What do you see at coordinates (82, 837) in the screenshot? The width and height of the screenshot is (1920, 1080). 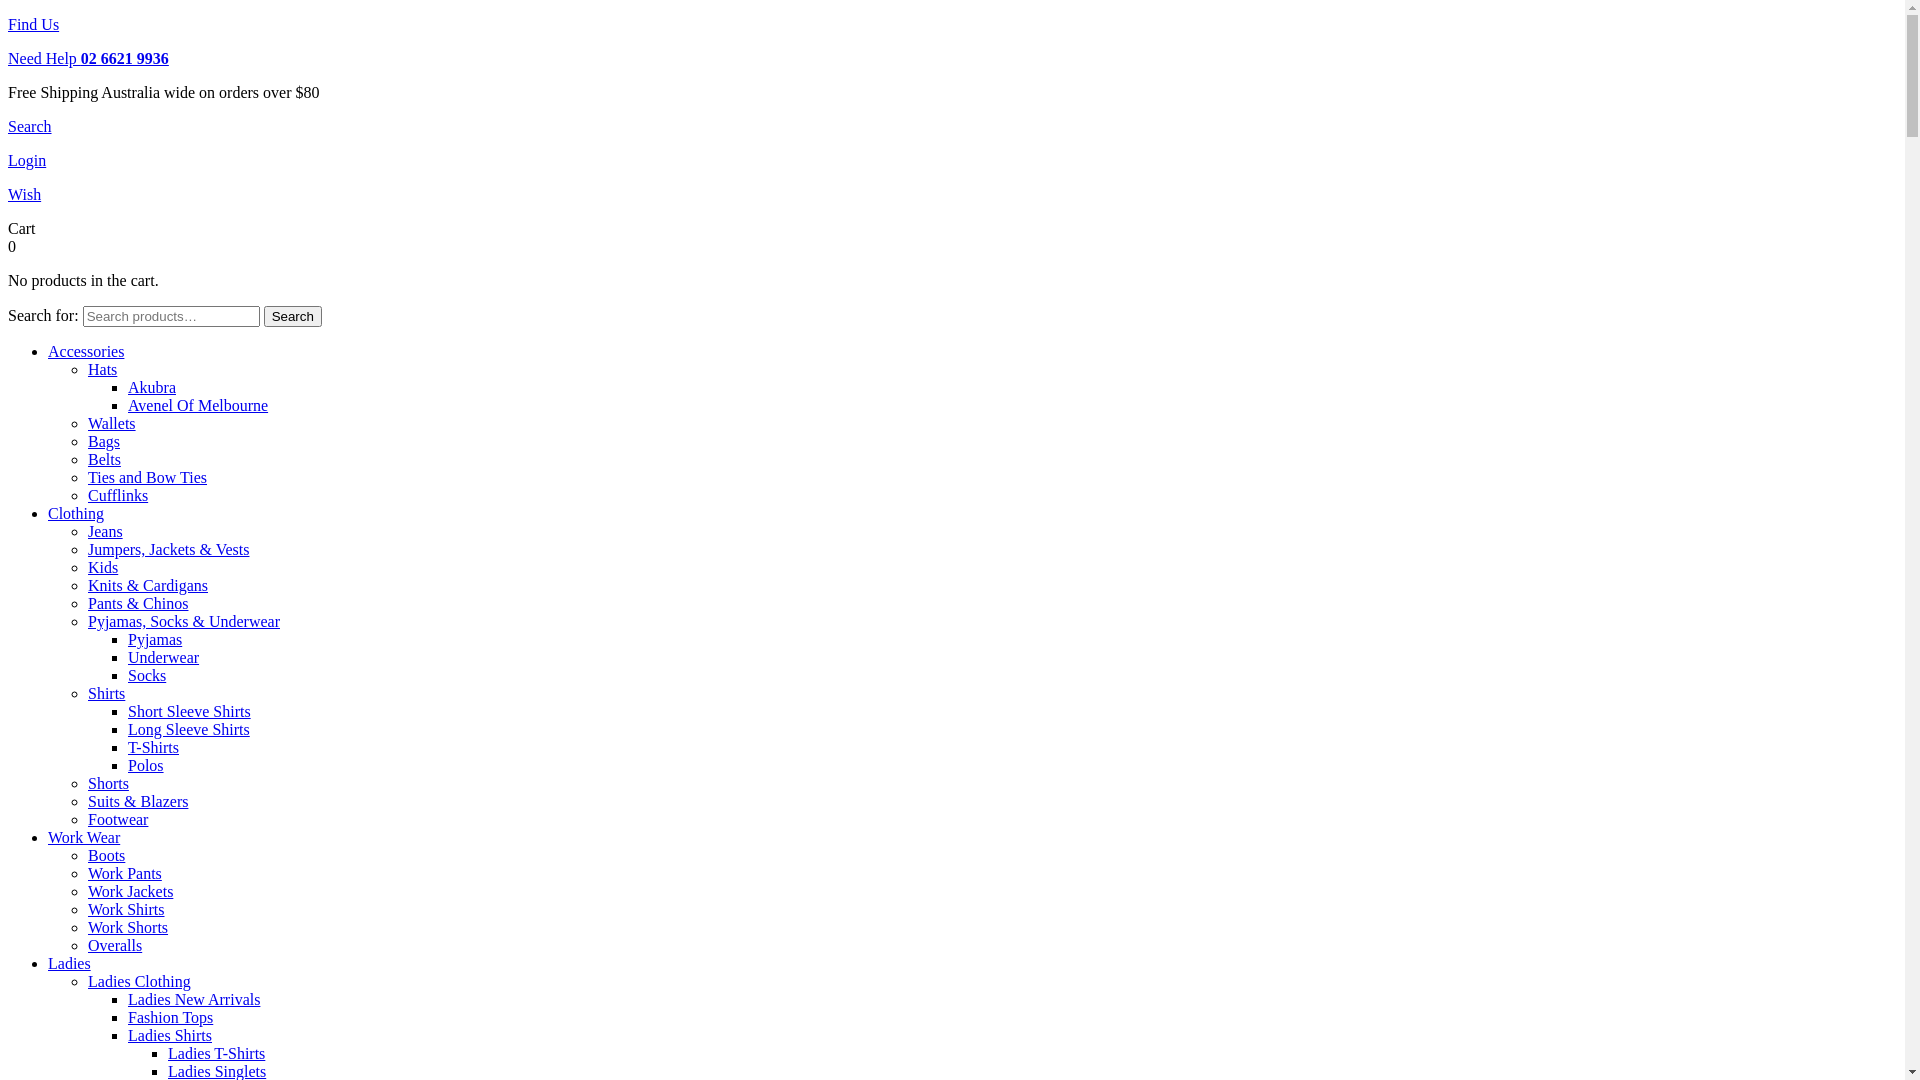 I see `'Work Wear'` at bounding box center [82, 837].